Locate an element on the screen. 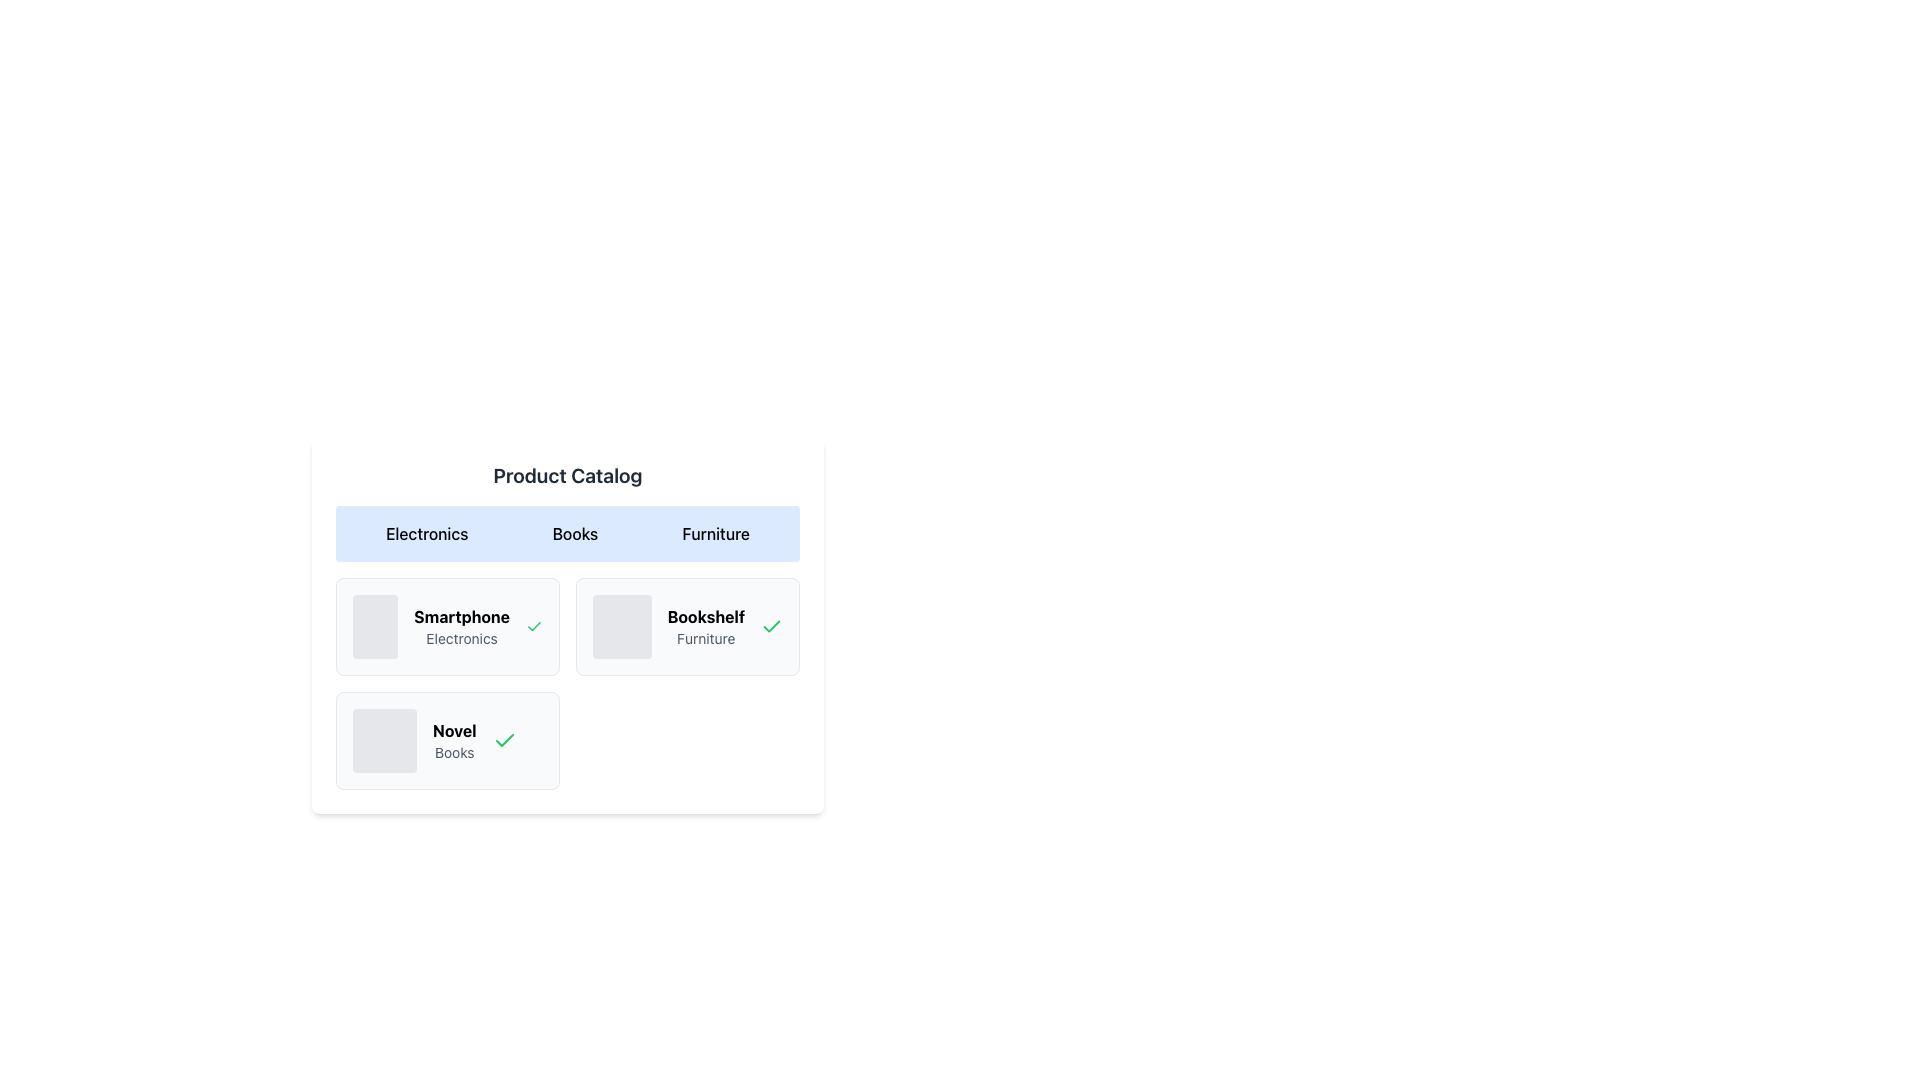 This screenshot has height=1080, width=1920. the 'Furniture' button in the product catalog menu is located at coordinates (716, 532).